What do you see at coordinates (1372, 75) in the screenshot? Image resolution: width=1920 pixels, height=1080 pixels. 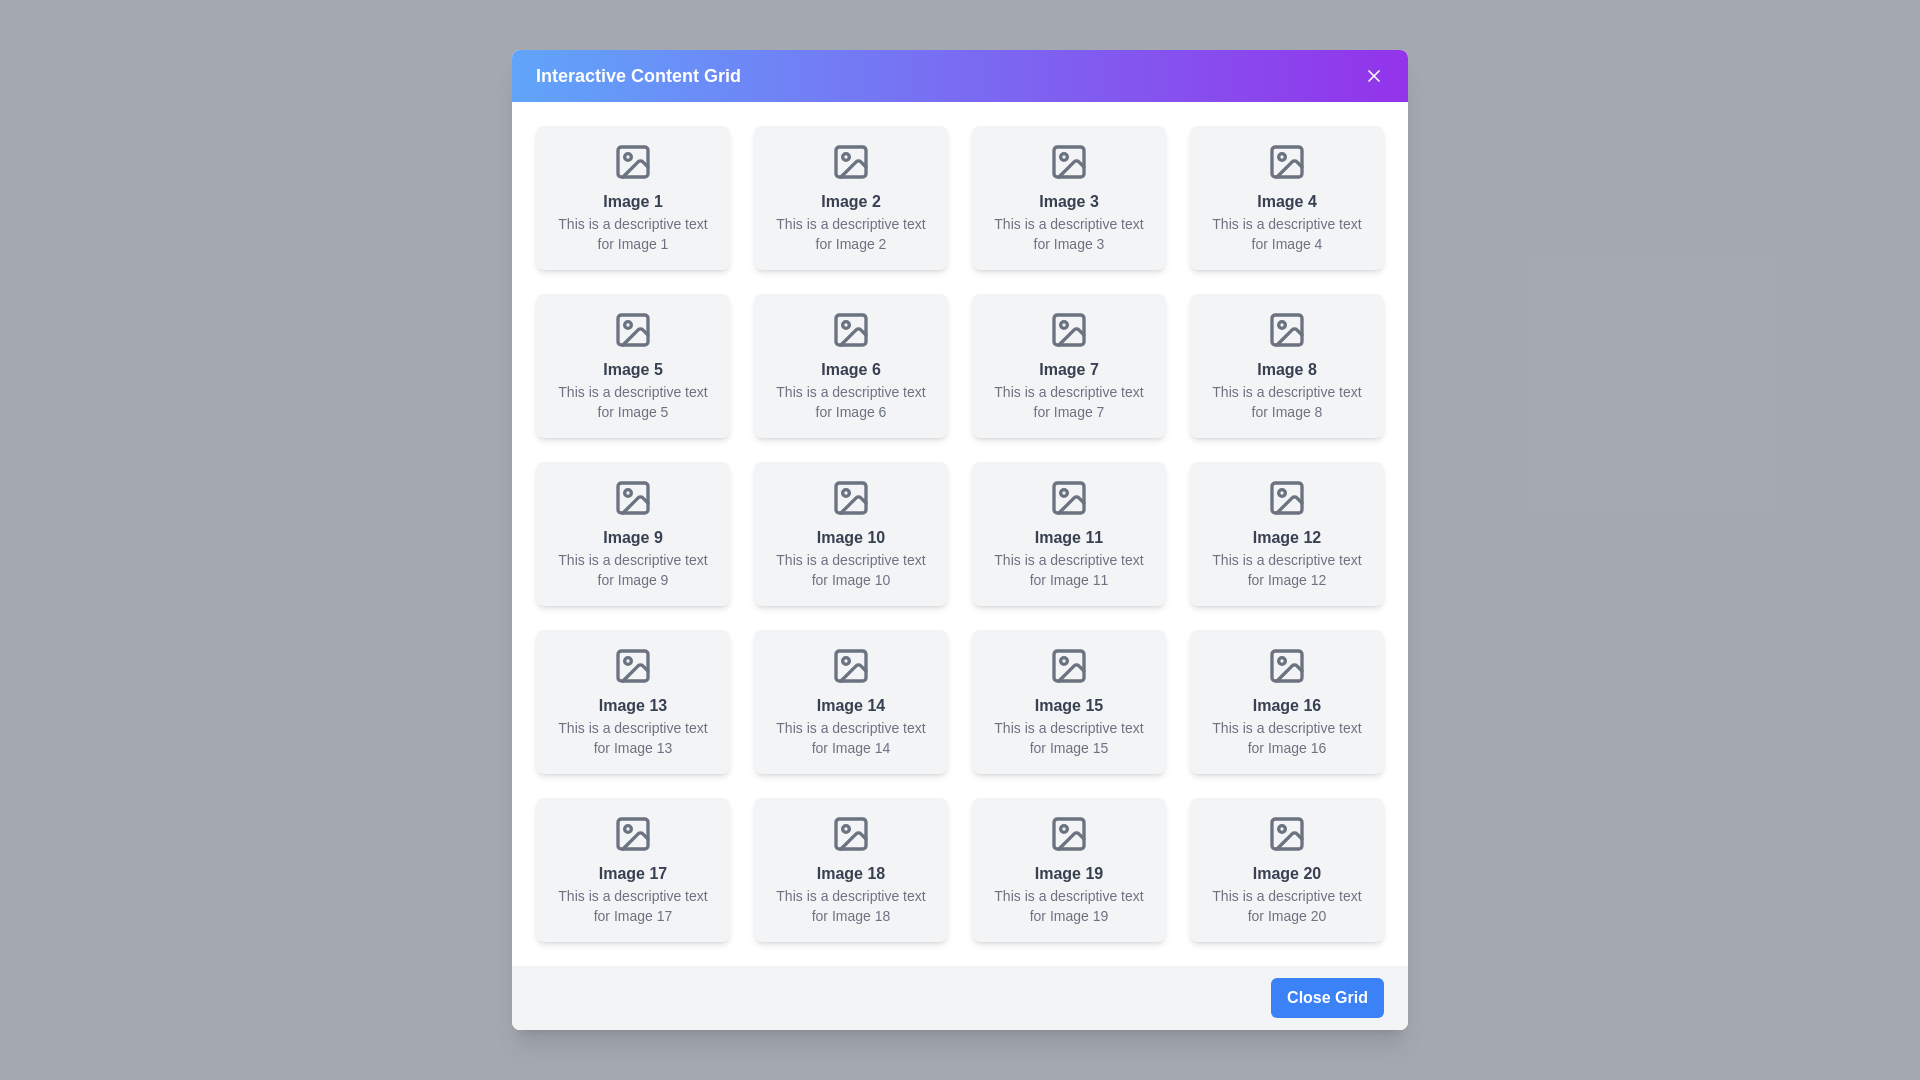 I see `the 'X' button in the top-right corner of the dialog to close it` at bounding box center [1372, 75].